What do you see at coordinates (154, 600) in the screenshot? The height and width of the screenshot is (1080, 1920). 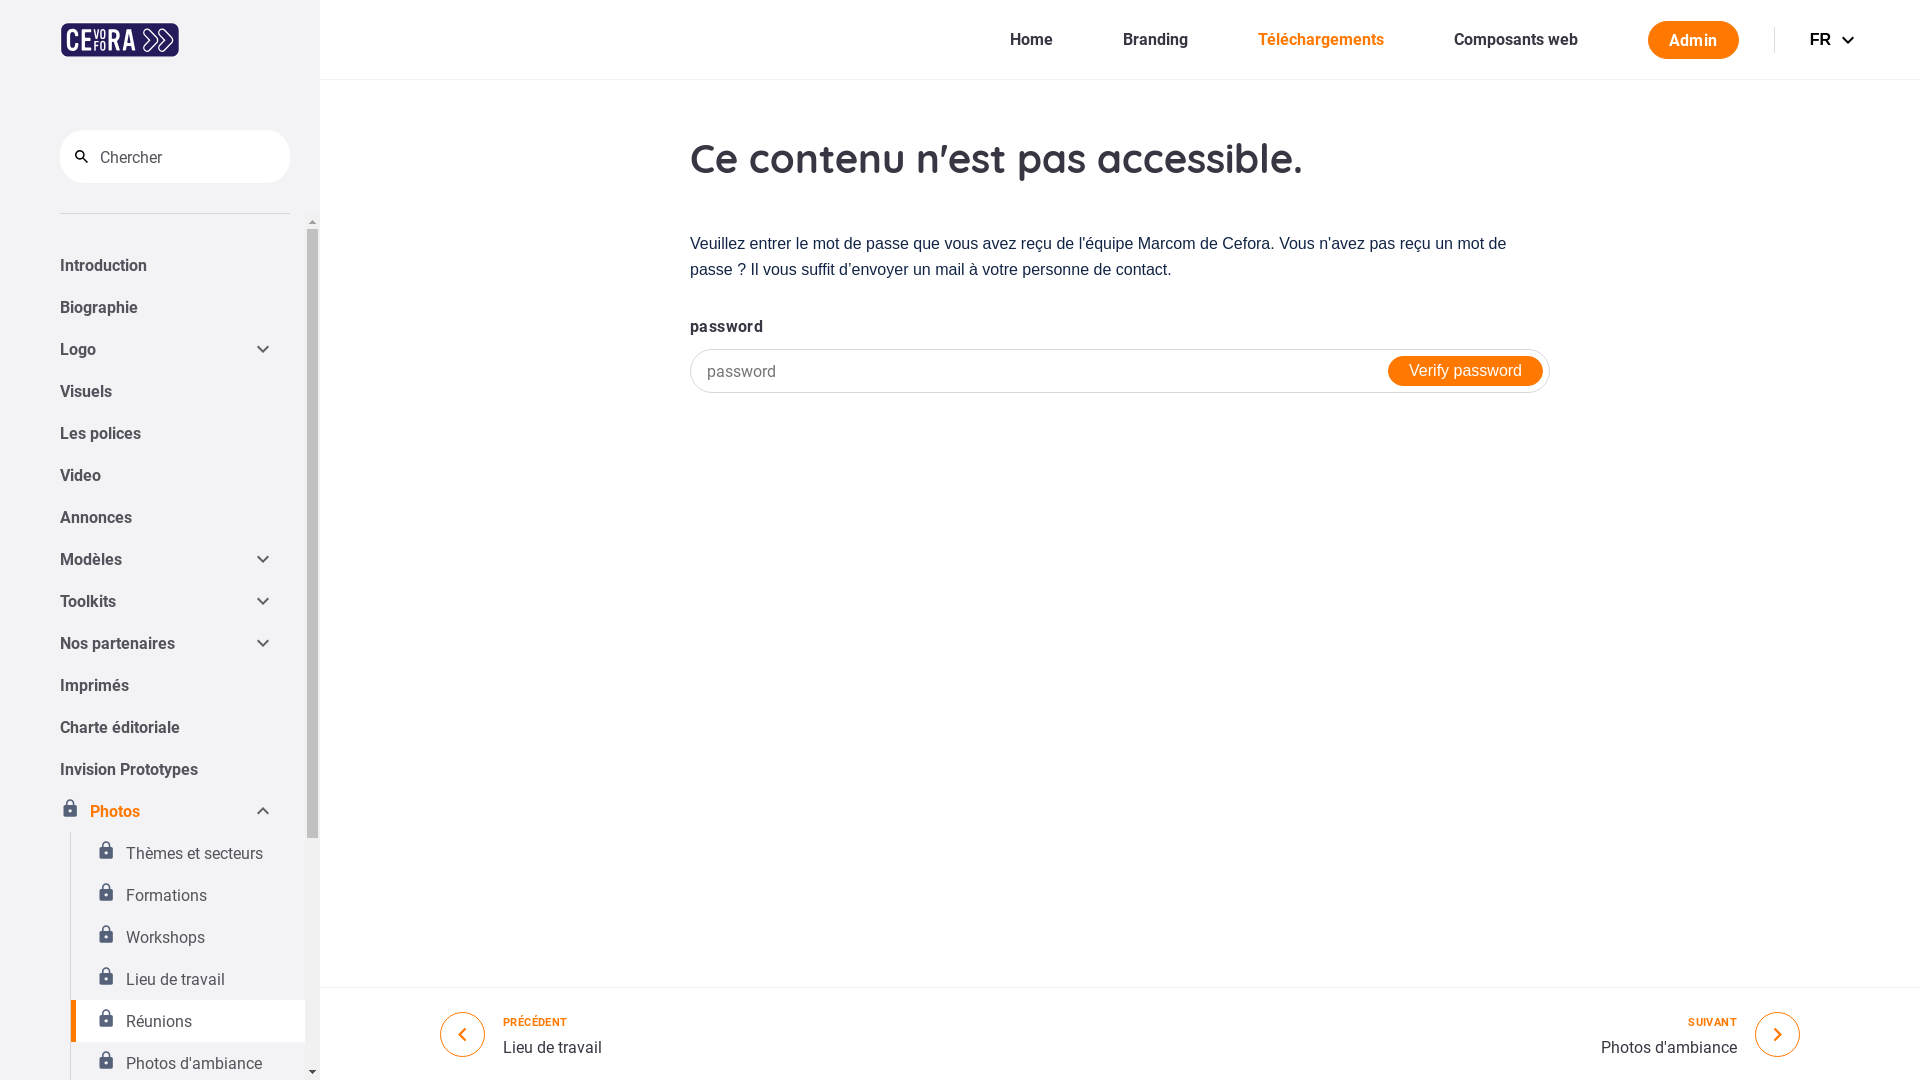 I see `'Toolkits'` at bounding box center [154, 600].